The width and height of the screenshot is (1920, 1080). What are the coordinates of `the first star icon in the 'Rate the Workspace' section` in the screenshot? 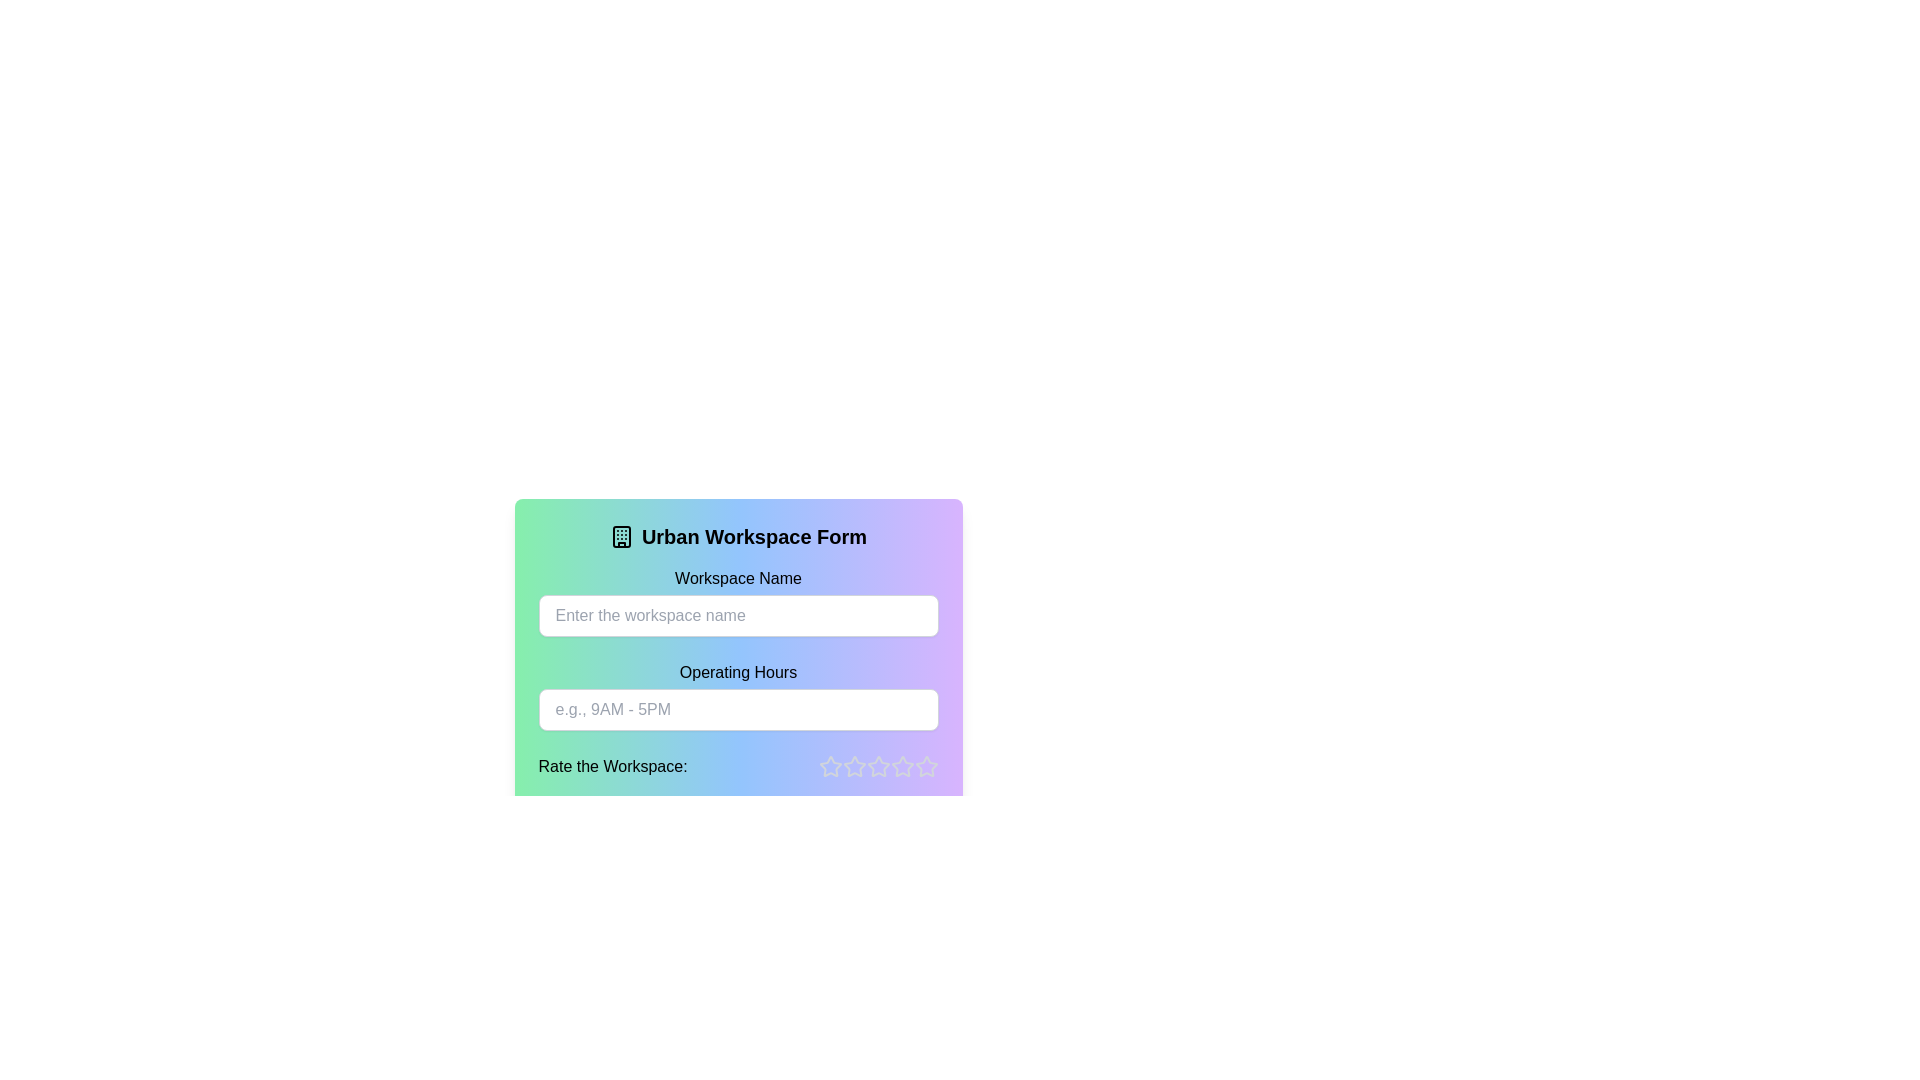 It's located at (830, 765).